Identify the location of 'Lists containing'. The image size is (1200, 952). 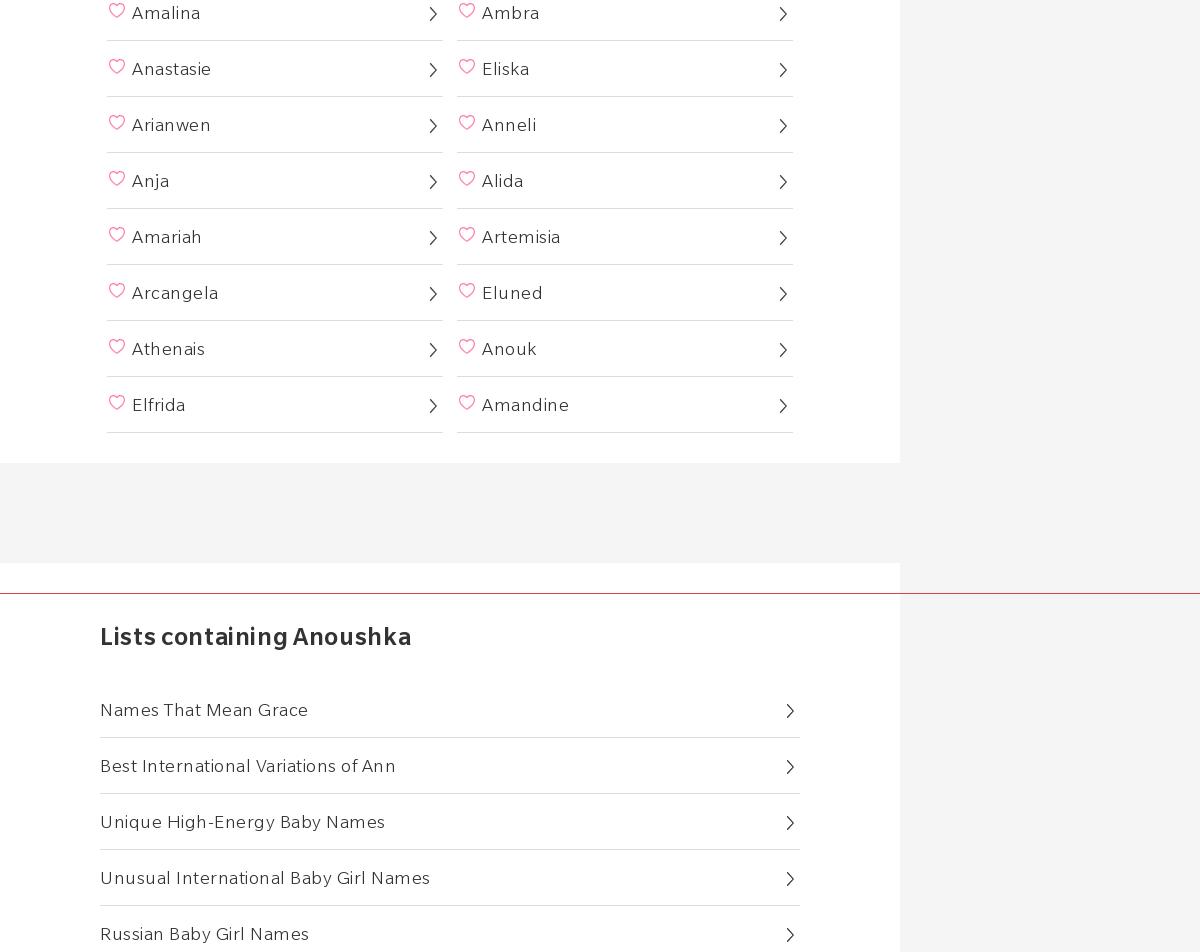
(195, 636).